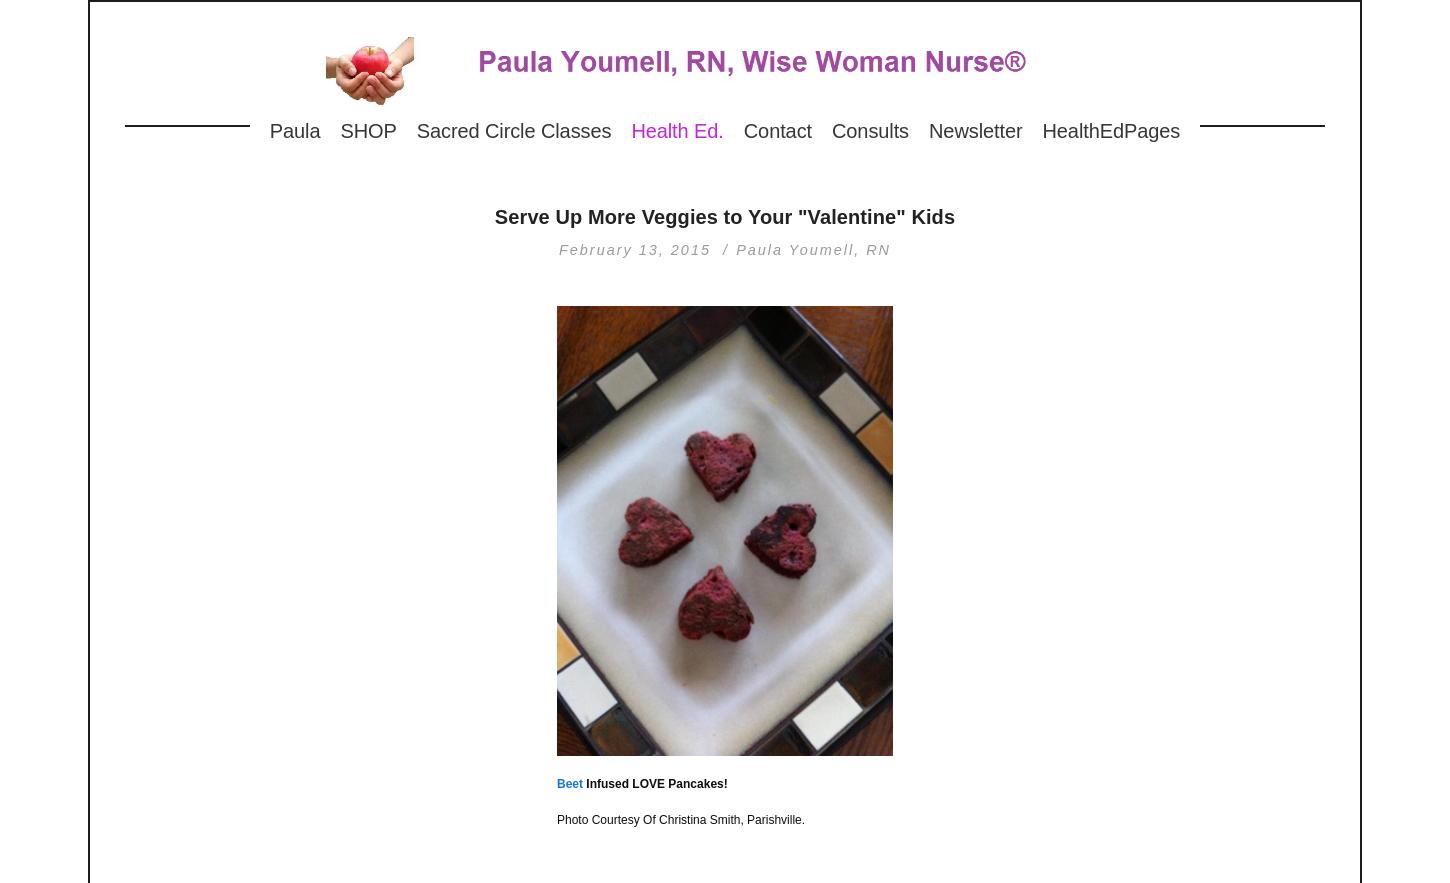 The height and width of the screenshot is (883, 1450). Describe the element at coordinates (653, 783) in the screenshot. I see `'Infused LOVE Pancakes!'` at that location.